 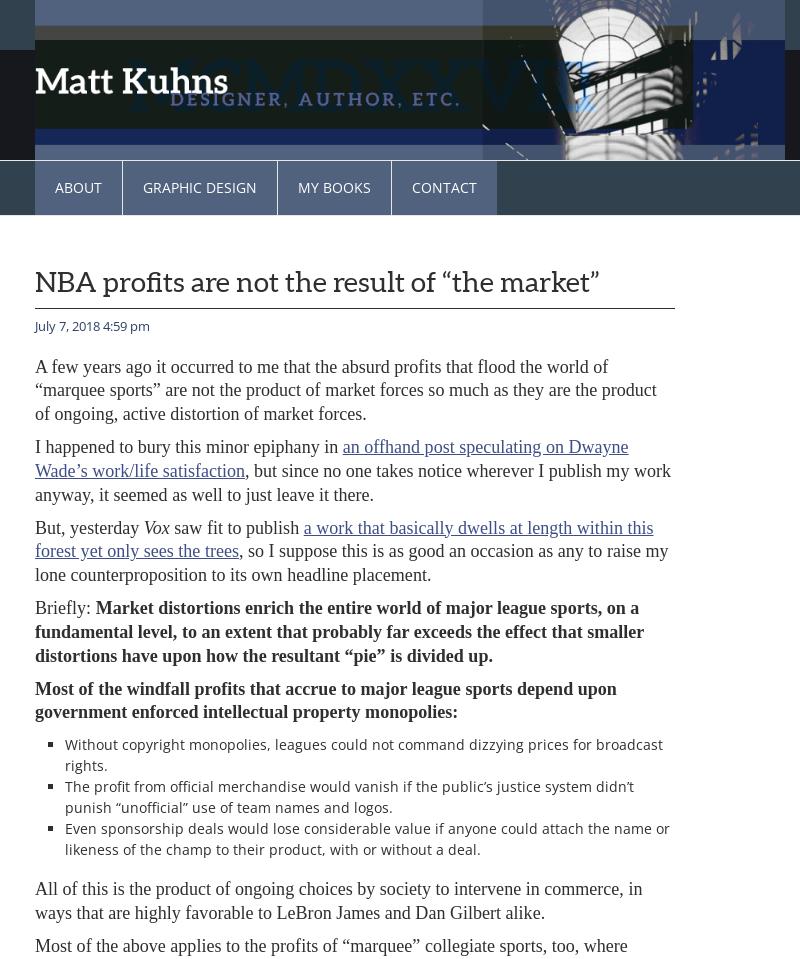 What do you see at coordinates (33, 900) in the screenshot?
I see `'All of this is the product of ongoing choices by society to intervene in commerce, in ways that are highly favorable to LeBron James and Dan Gilbert alike.'` at bounding box center [33, 900].